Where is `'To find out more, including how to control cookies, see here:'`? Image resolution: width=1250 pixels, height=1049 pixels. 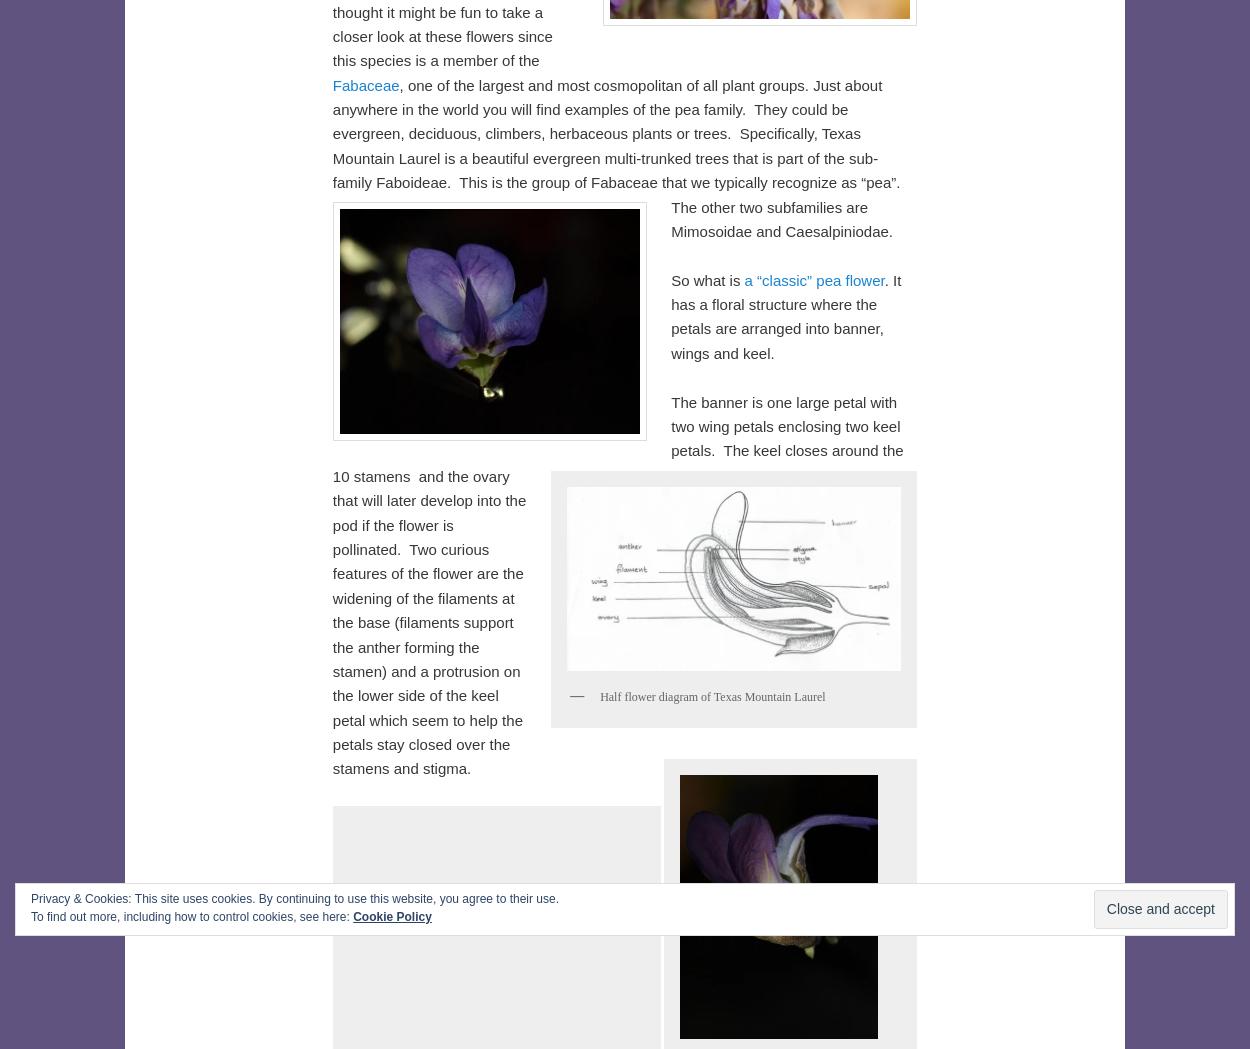
'To find out more, including how to control cookies, see here:' is located at coordinates (190, 916).